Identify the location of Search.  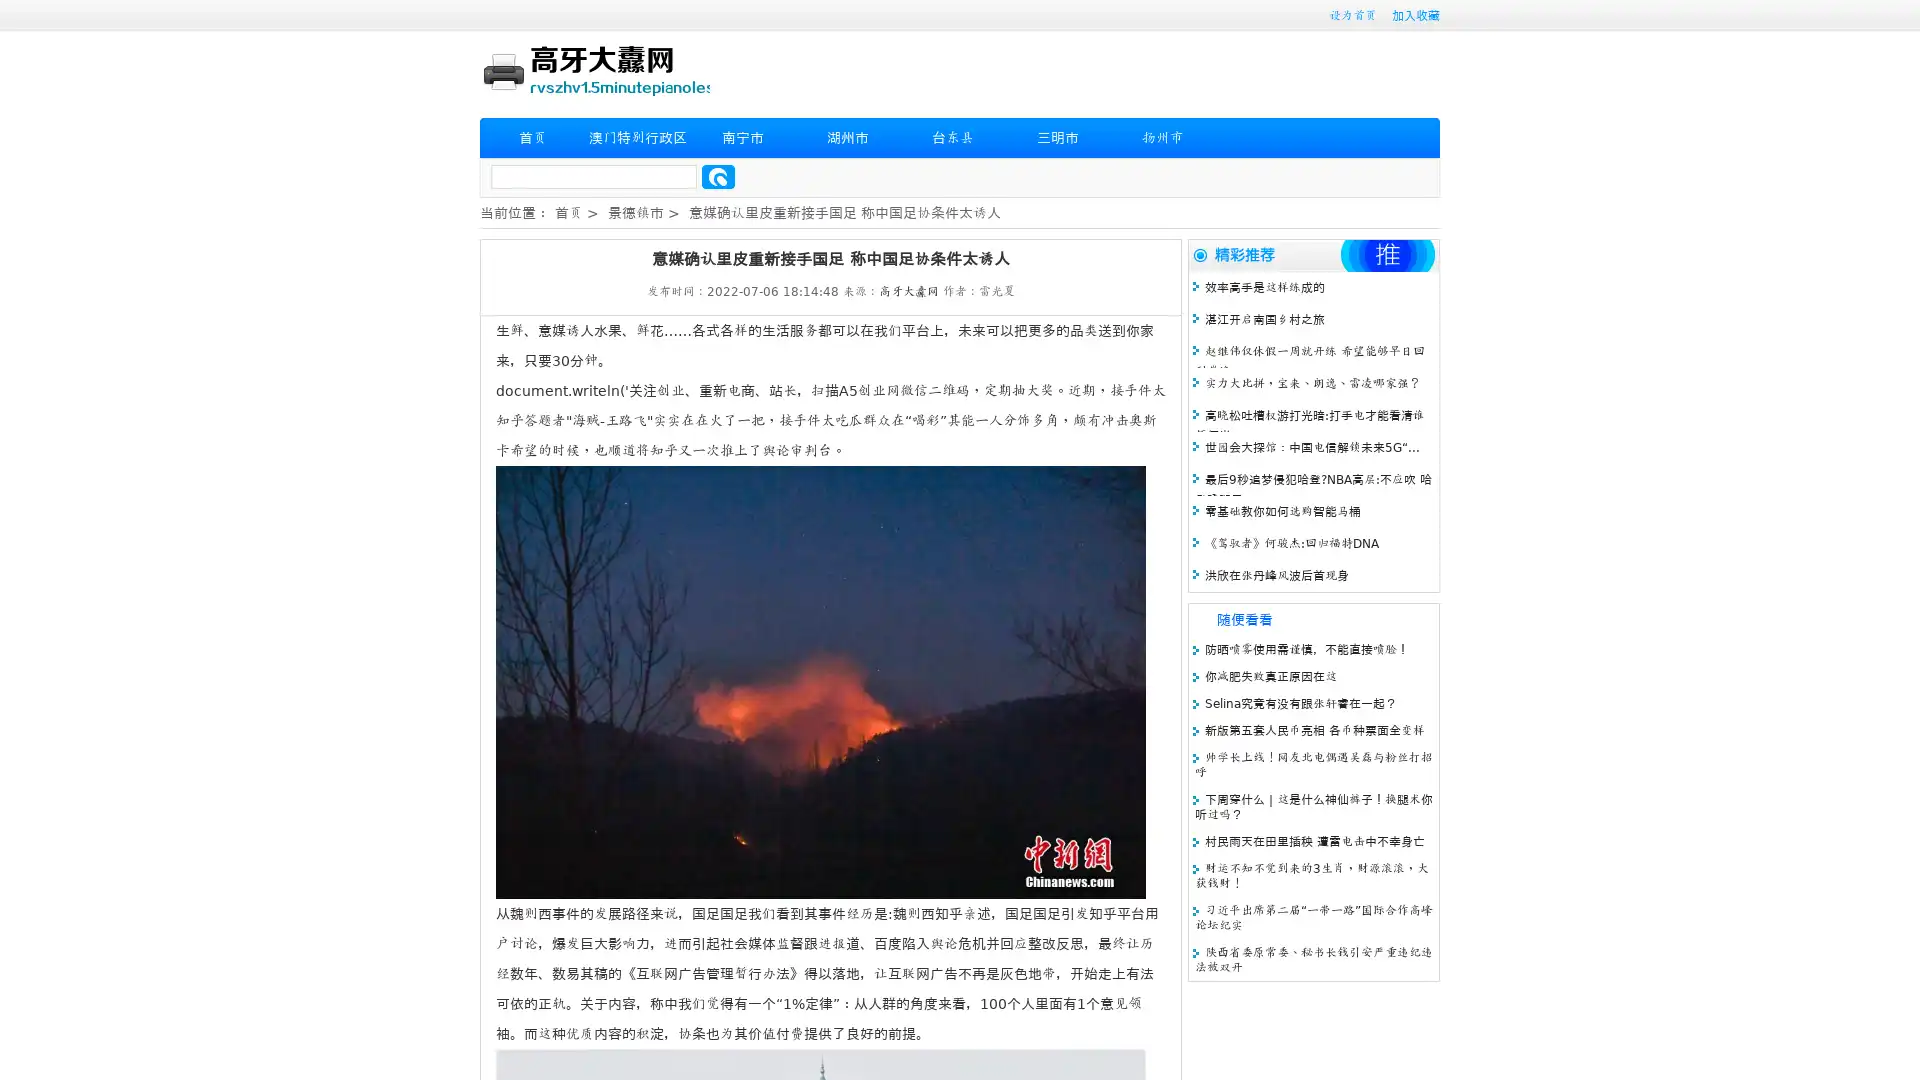
(718, 176).